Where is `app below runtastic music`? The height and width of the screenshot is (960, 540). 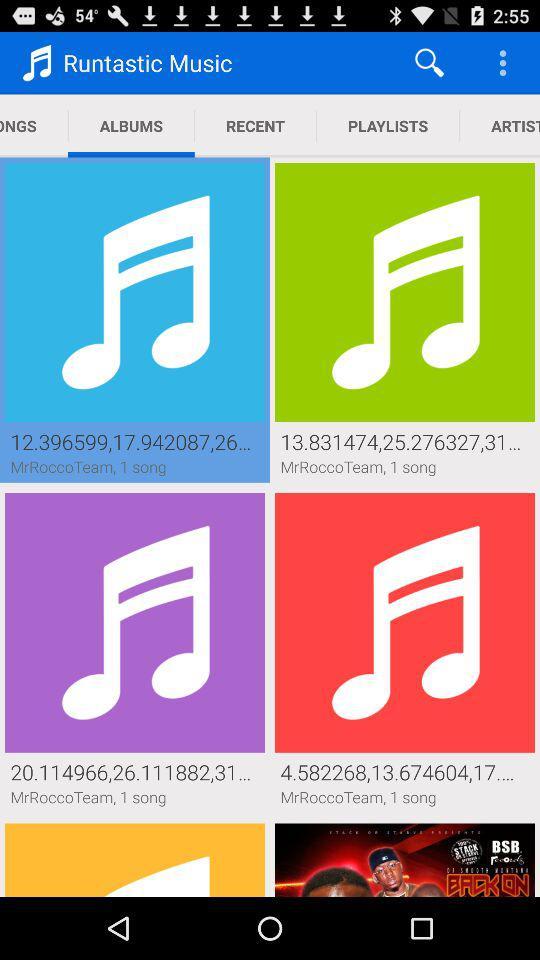 app below runtastic music is located at coordinates (131, 125).